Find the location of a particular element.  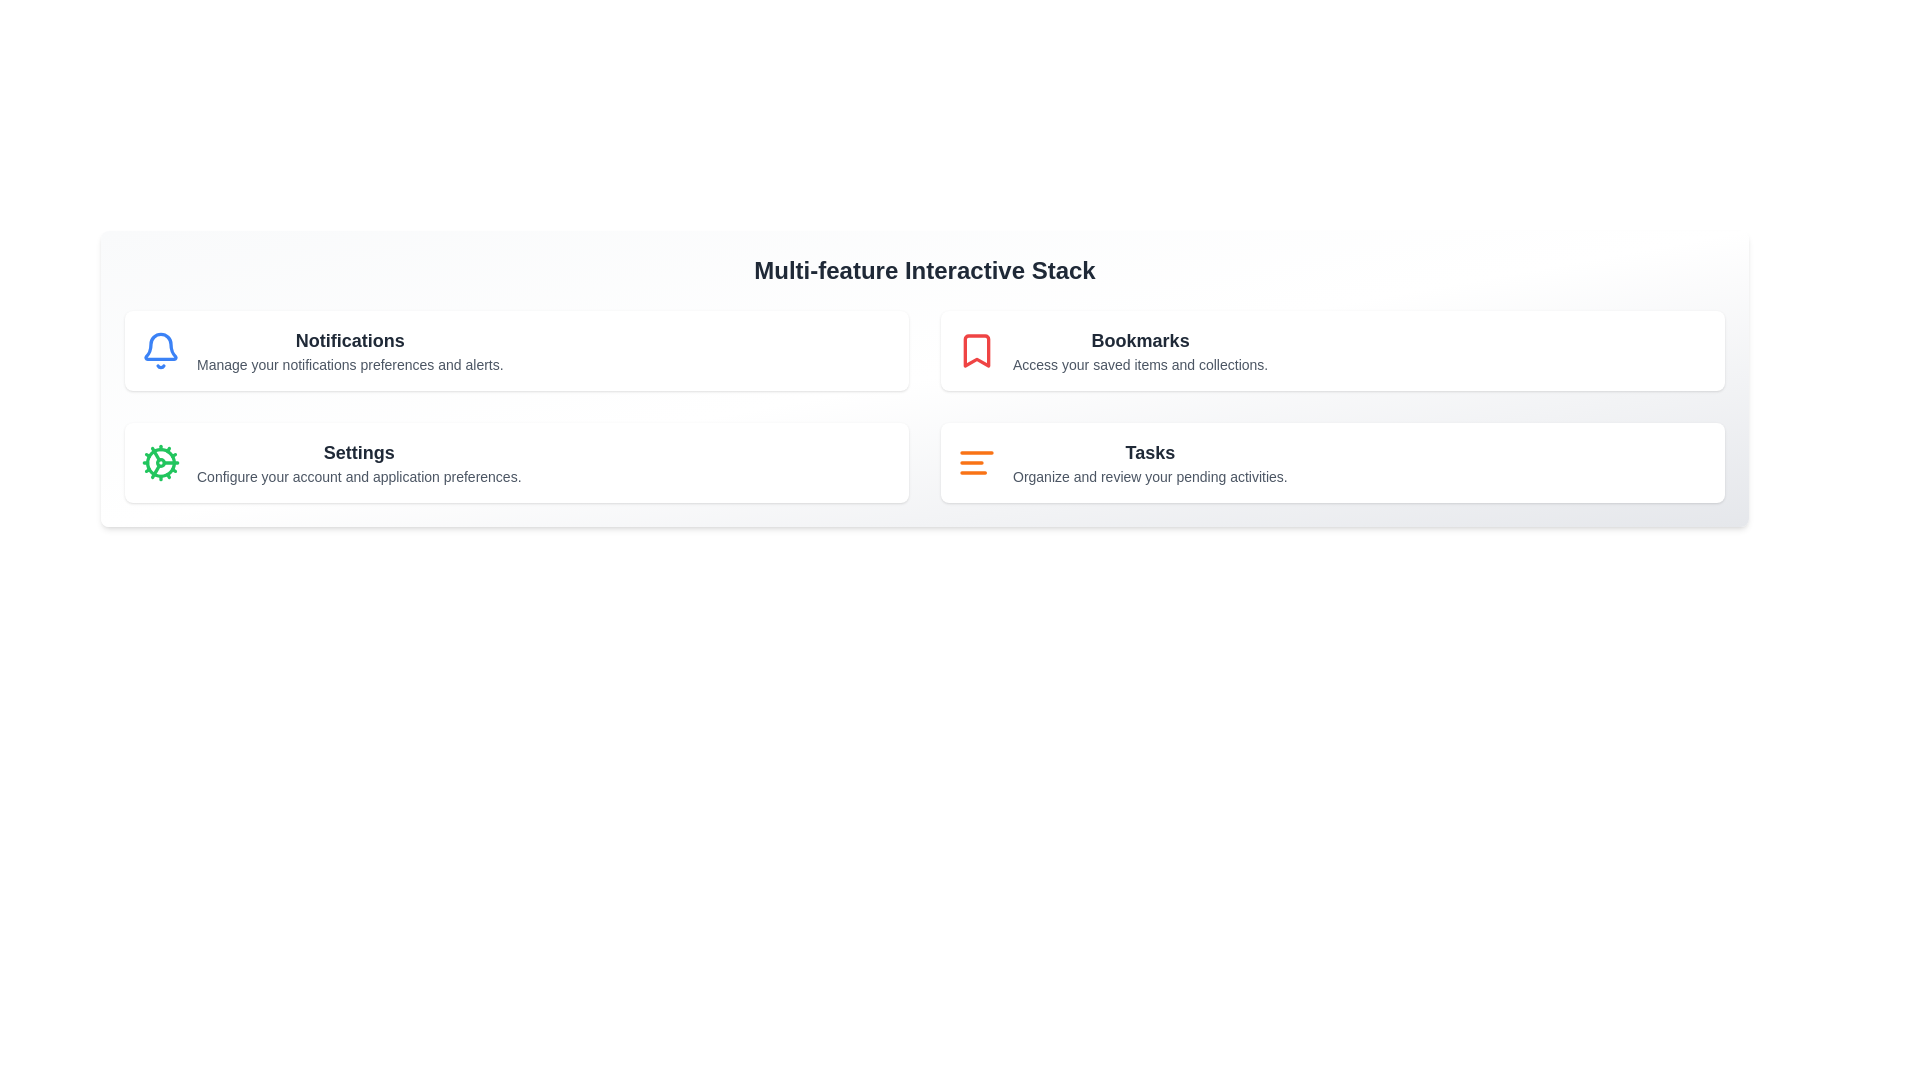

the red bookmark icon located in the top-right area of the interface, to the left of the 'Bookmarks' title and description text is located at coordinates (977, 350).